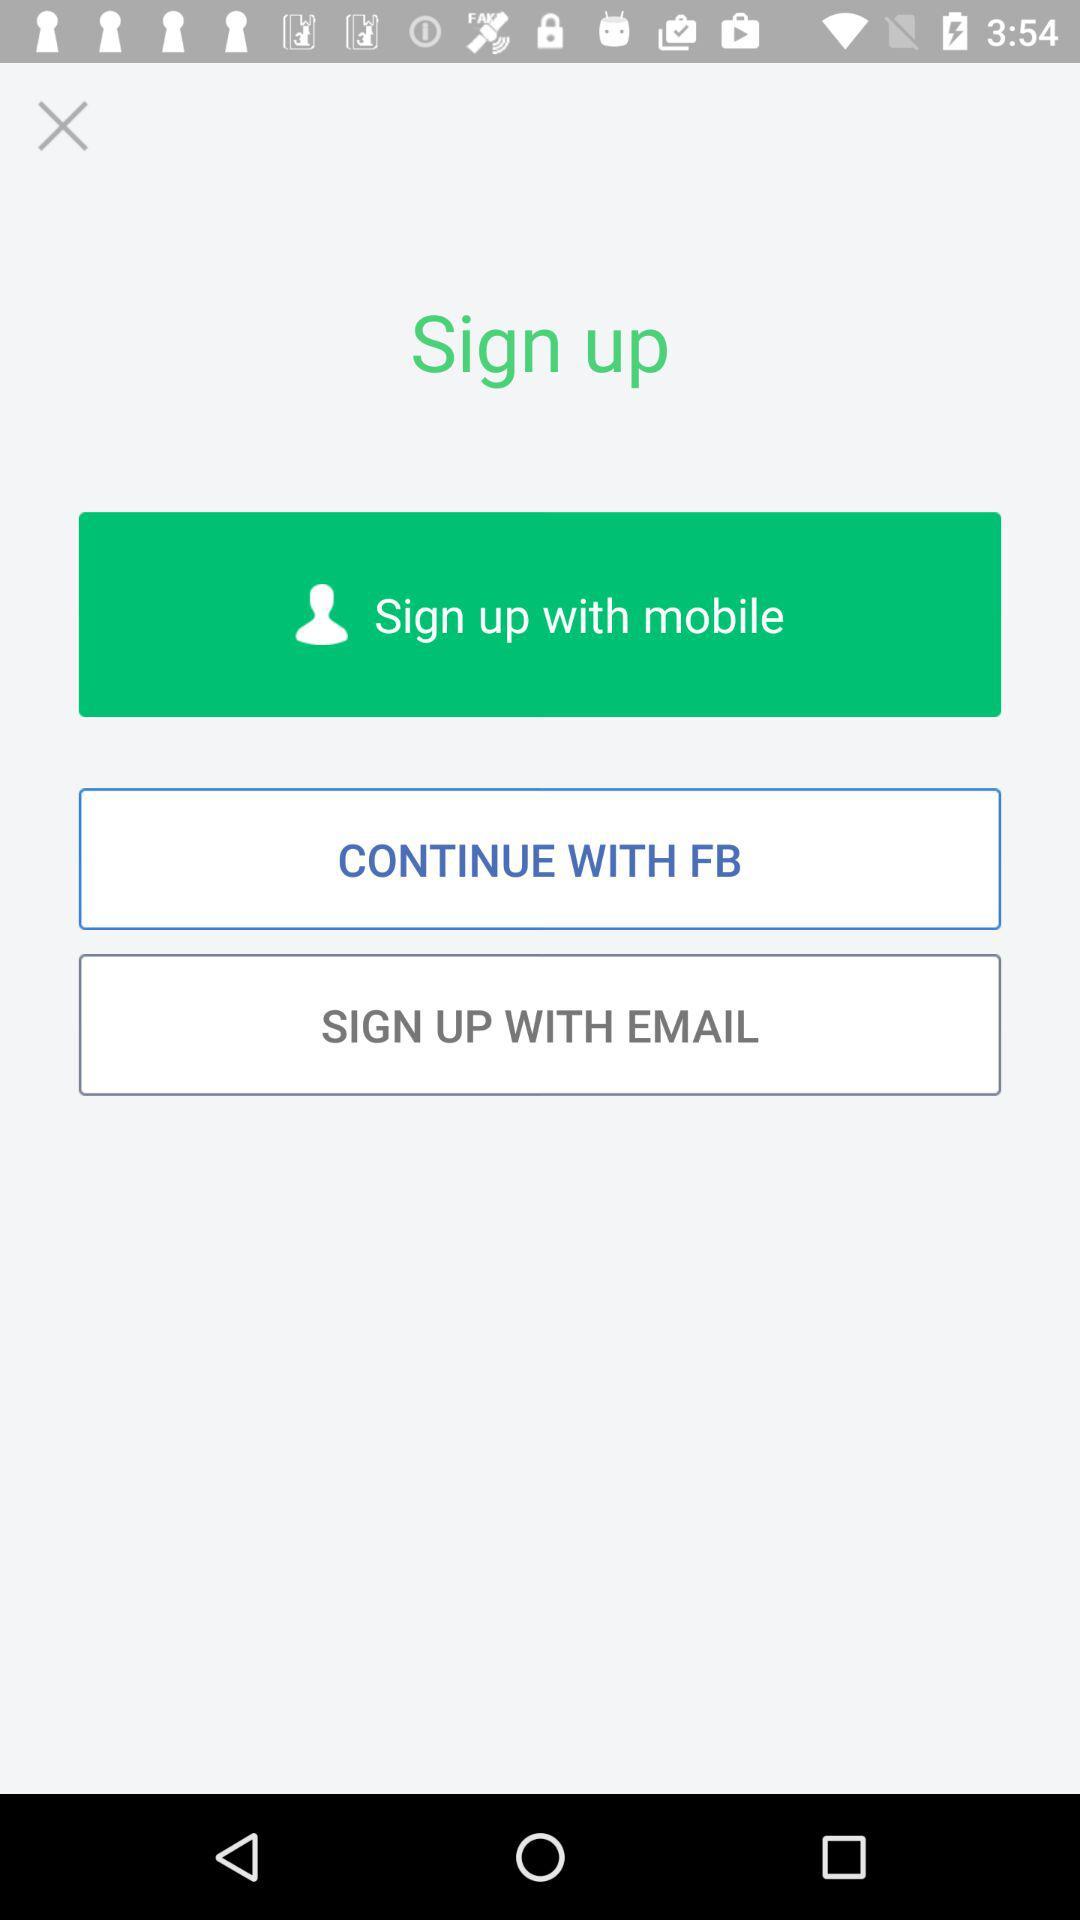  Describe the element at coordinates (540, 859) in the screenshot. I see `icon below the sign up with icon` at that location.